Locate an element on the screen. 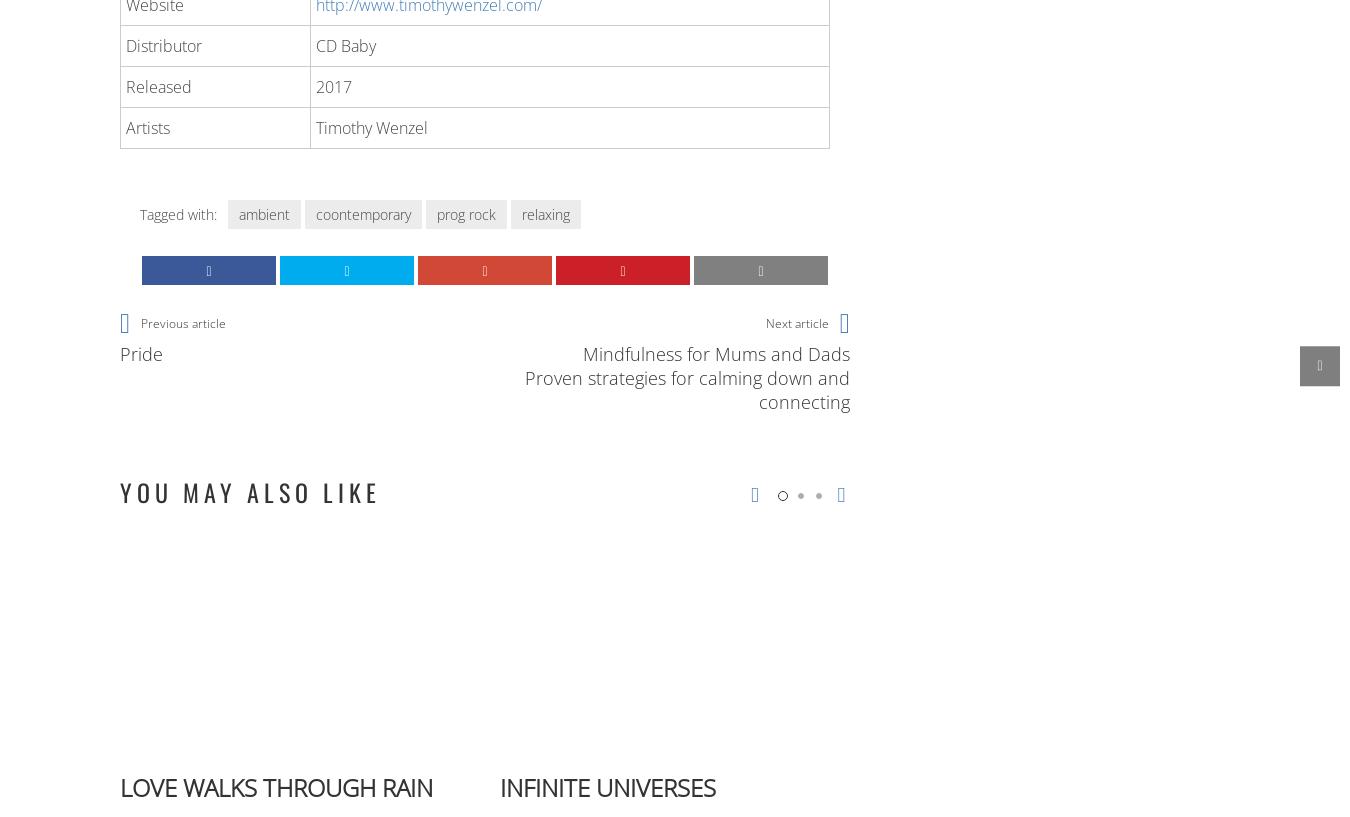 The width and height of the screenshot is (1350, 817). 'Infinite Universes' is located at coordinates (608, 786).